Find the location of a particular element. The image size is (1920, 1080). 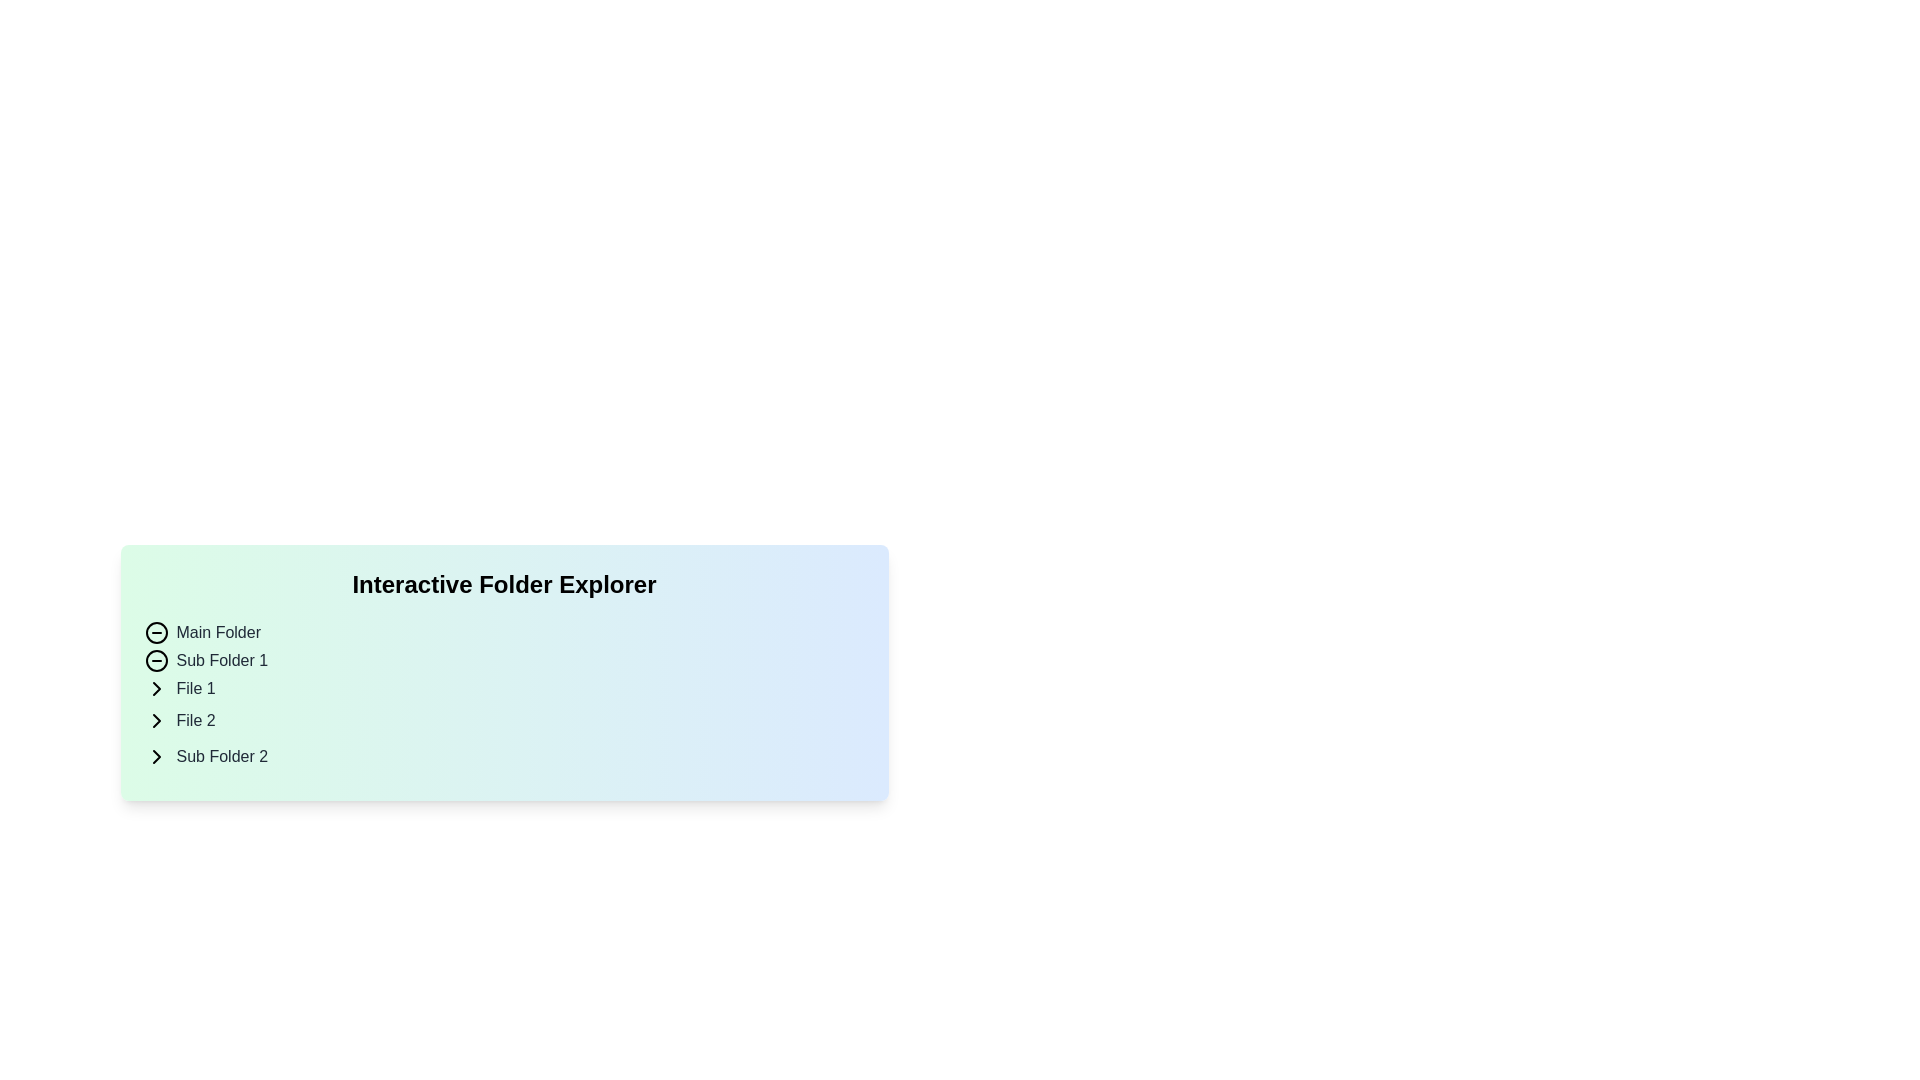

the circular icon with a minus symbol inside, located to the left of the 'Main Folder' label in the file explorer UI is located at coordinates (155, 632).